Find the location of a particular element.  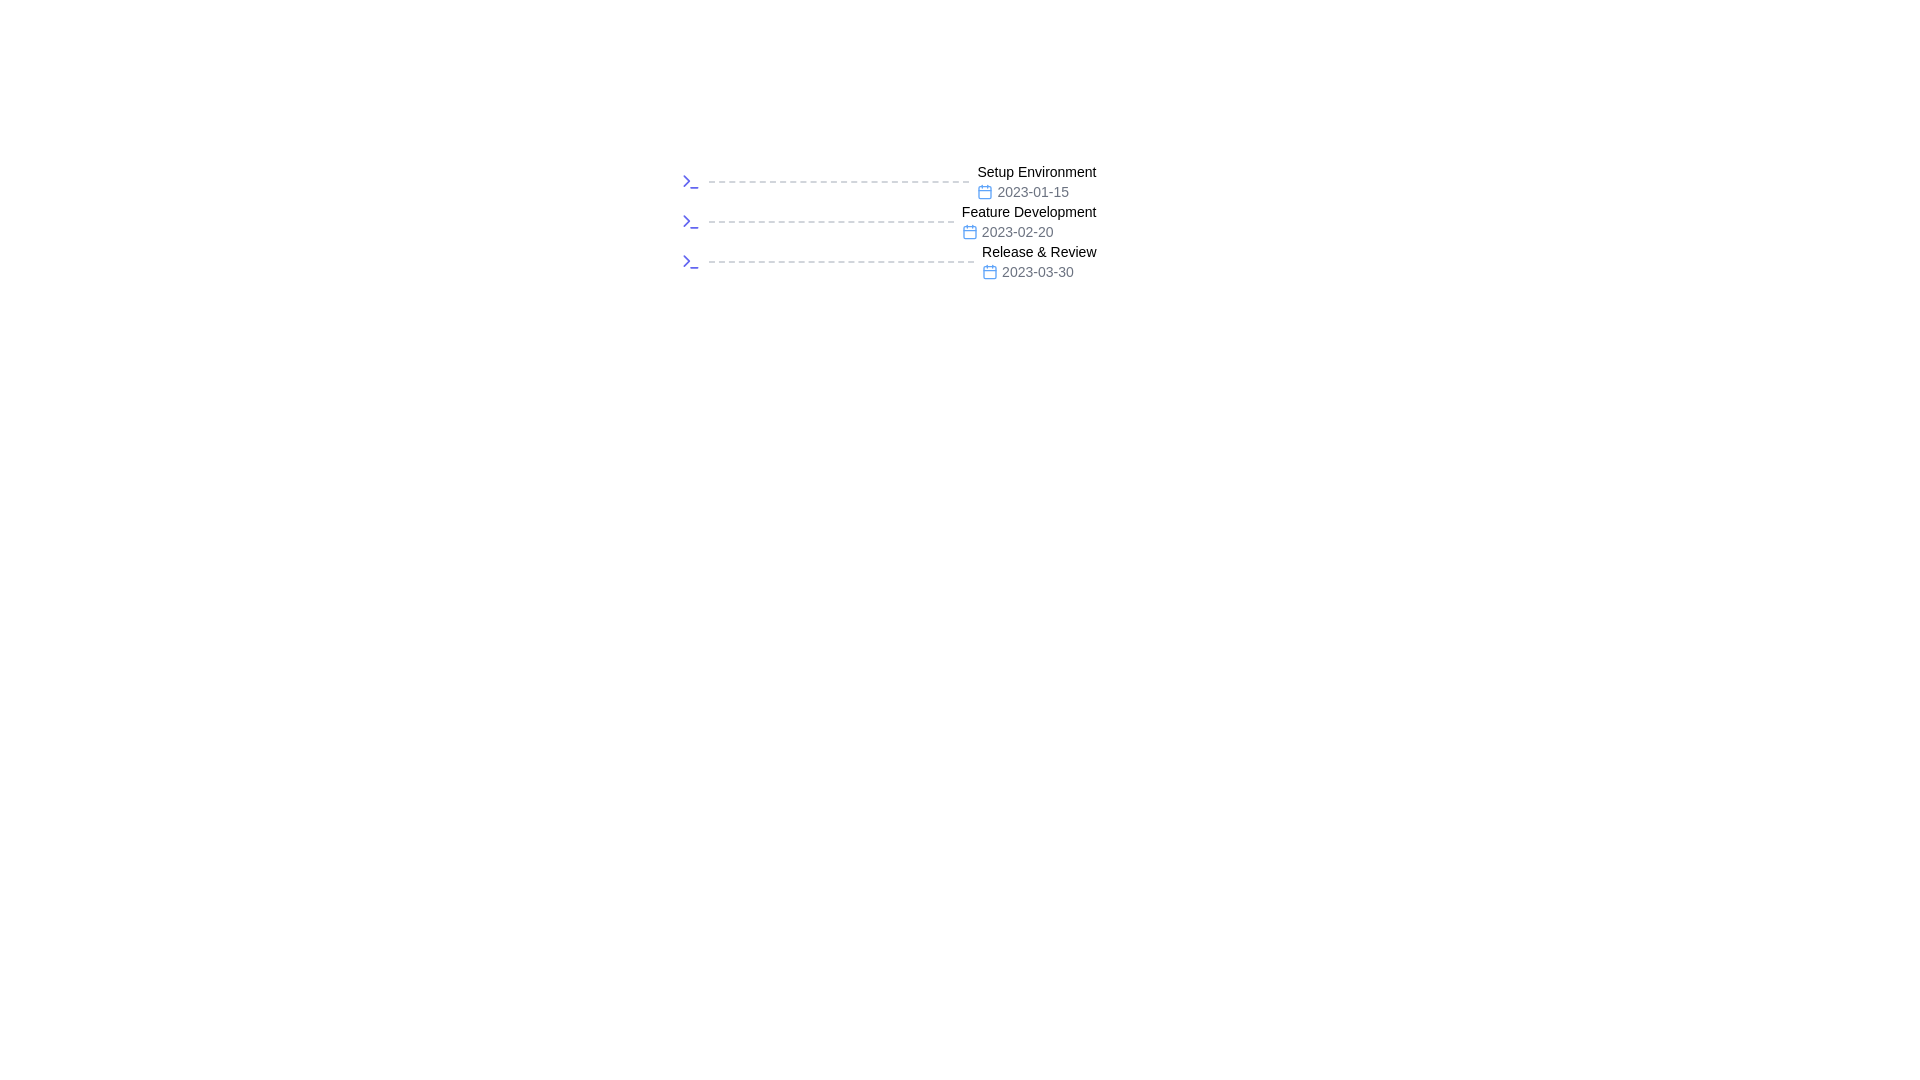

the Text Label with Icon that indicates the date for the 'Release & Review' event, located at the bottom of the list item under the heading 'Release & Review' is located at coordinates (1039, 272).